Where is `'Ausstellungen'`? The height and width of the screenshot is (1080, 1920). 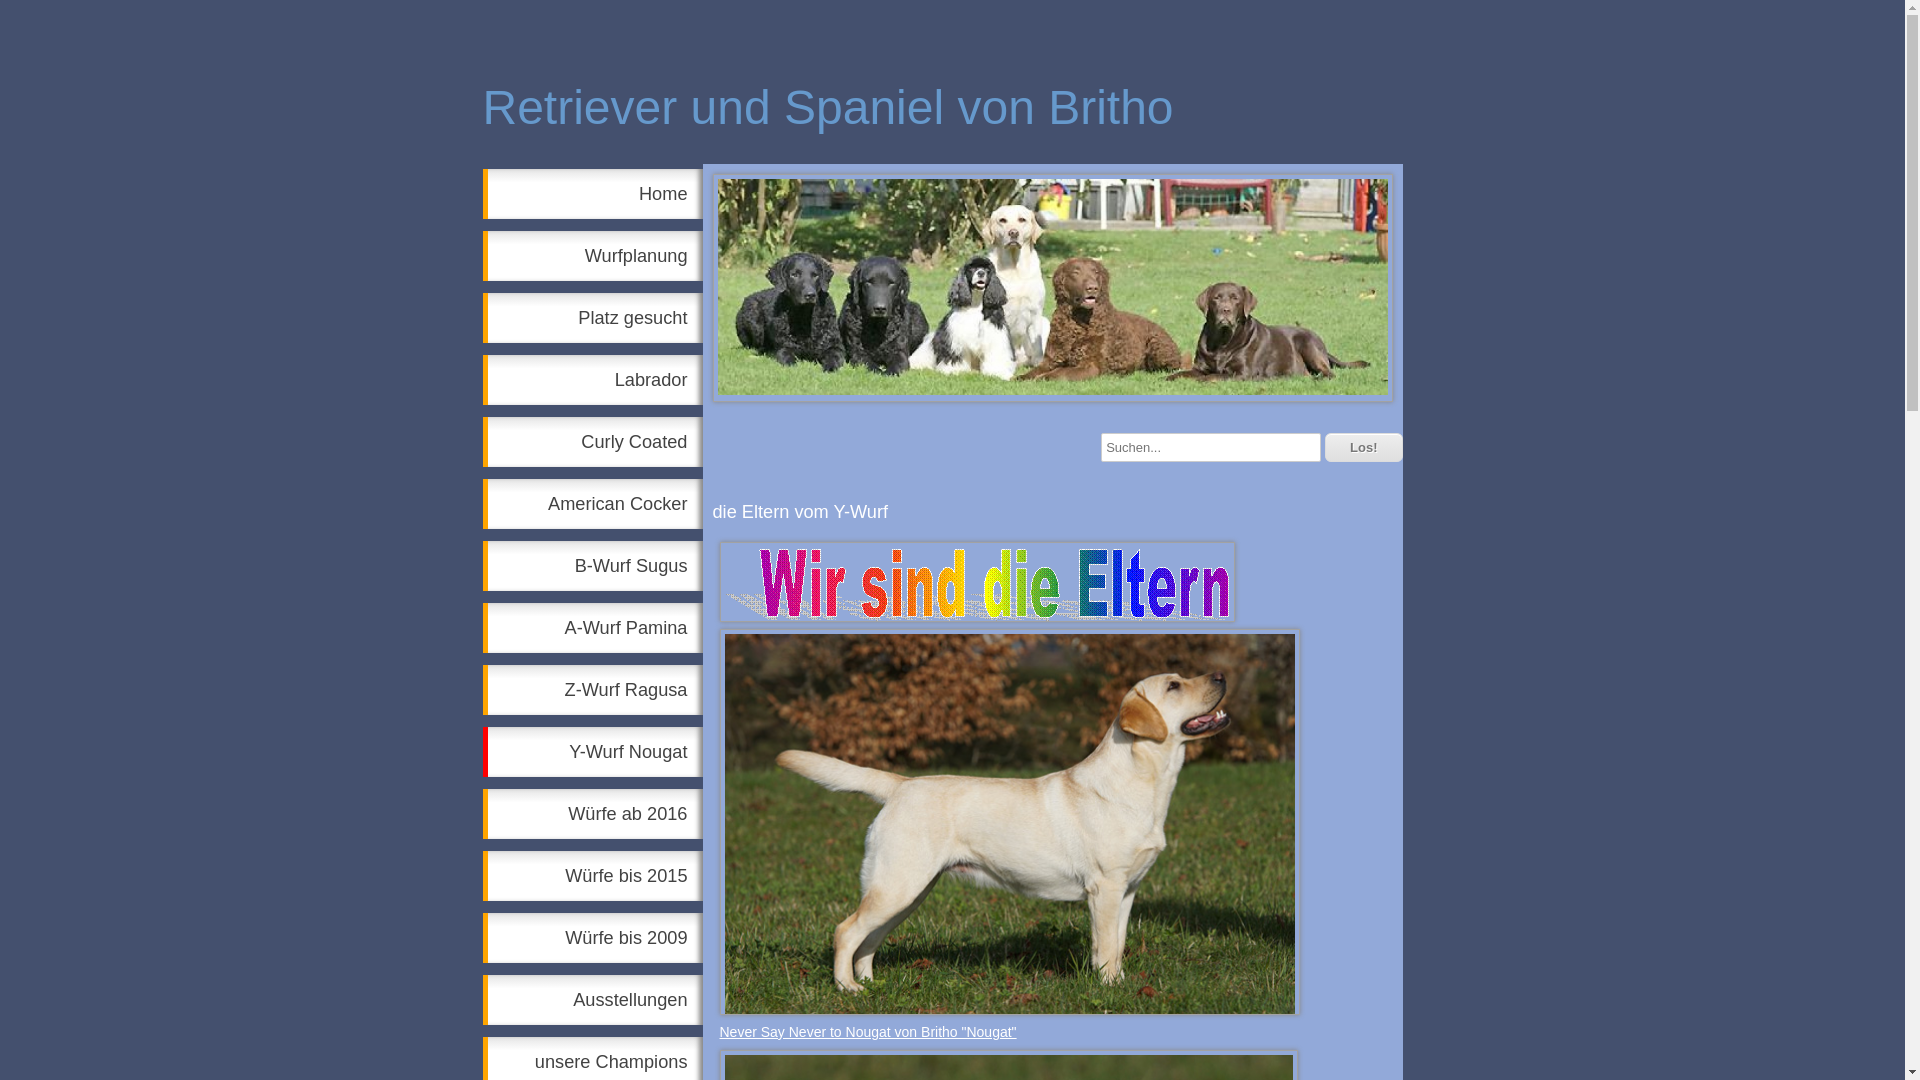
'Ausstellungen' is located at coordinates (481, 999).